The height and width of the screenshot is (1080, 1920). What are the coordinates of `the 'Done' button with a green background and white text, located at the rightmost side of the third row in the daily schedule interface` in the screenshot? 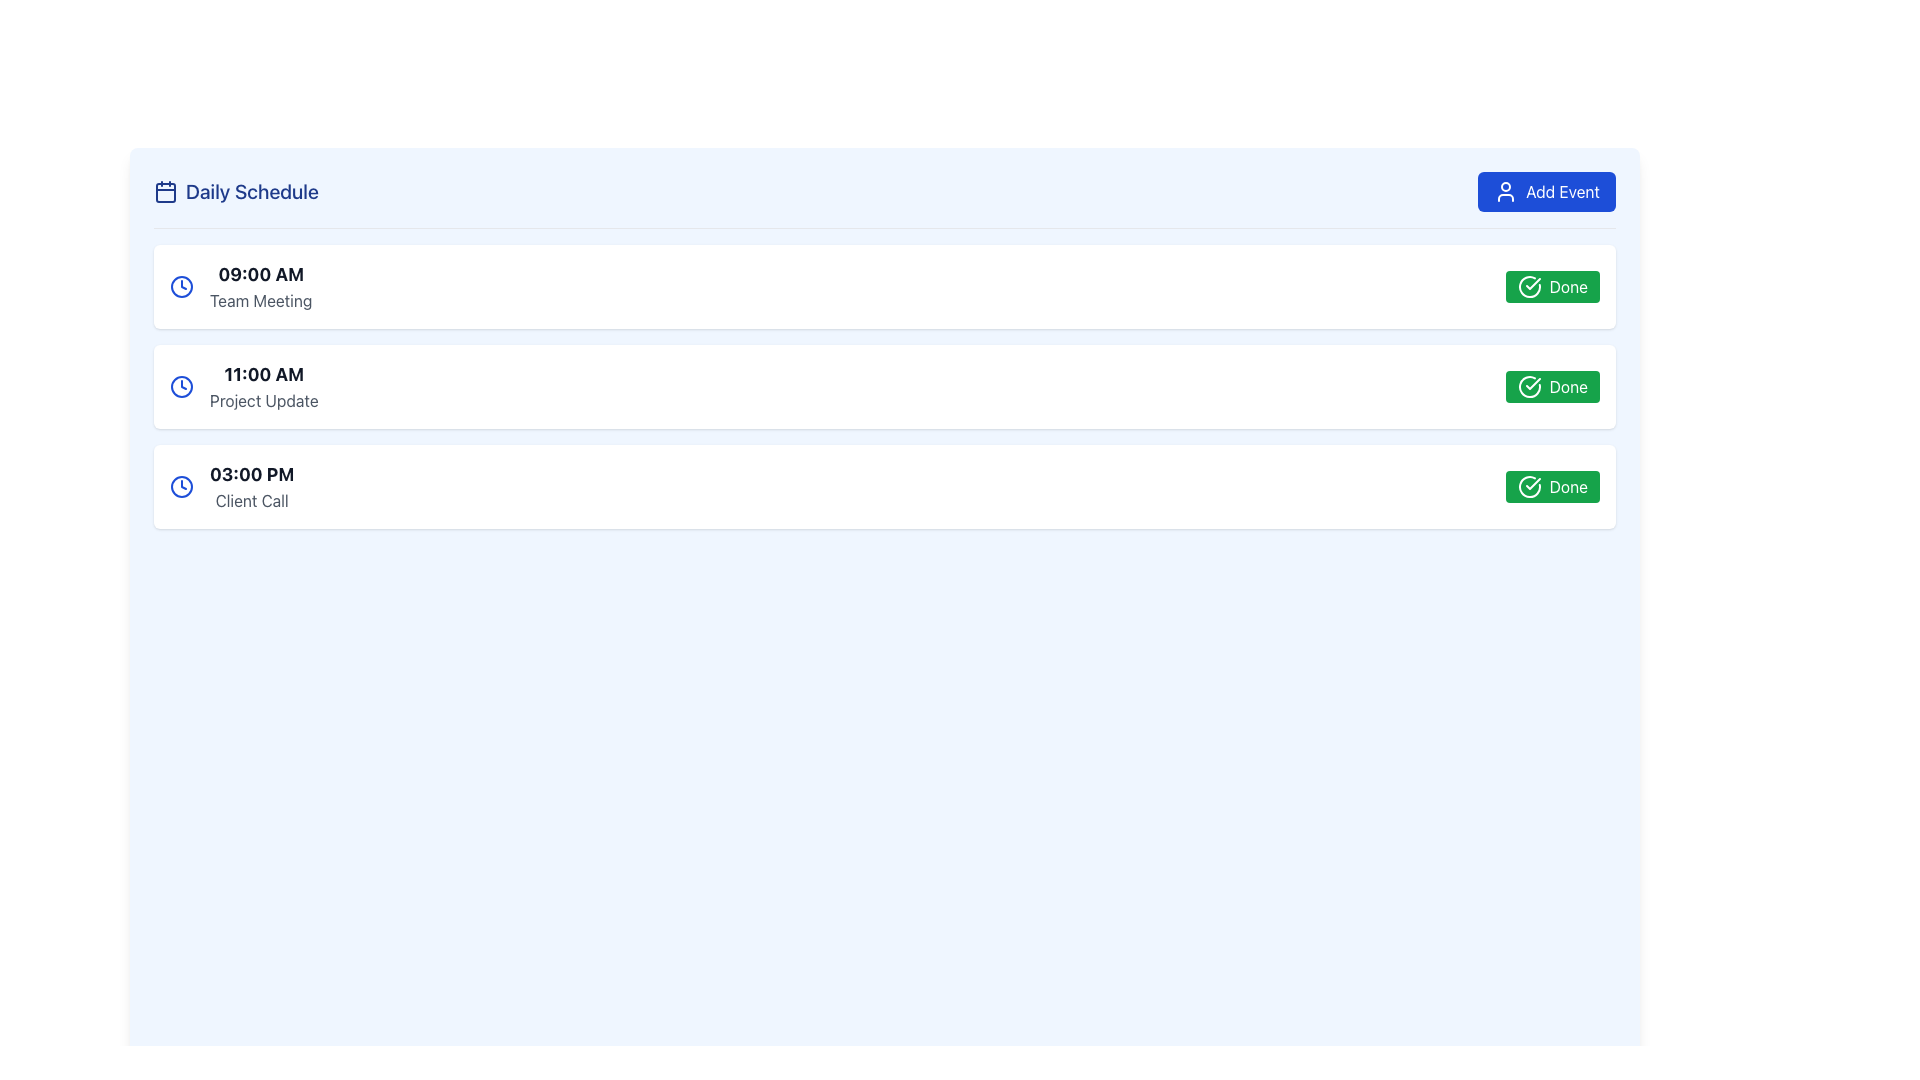 It's located at (1551, 486).